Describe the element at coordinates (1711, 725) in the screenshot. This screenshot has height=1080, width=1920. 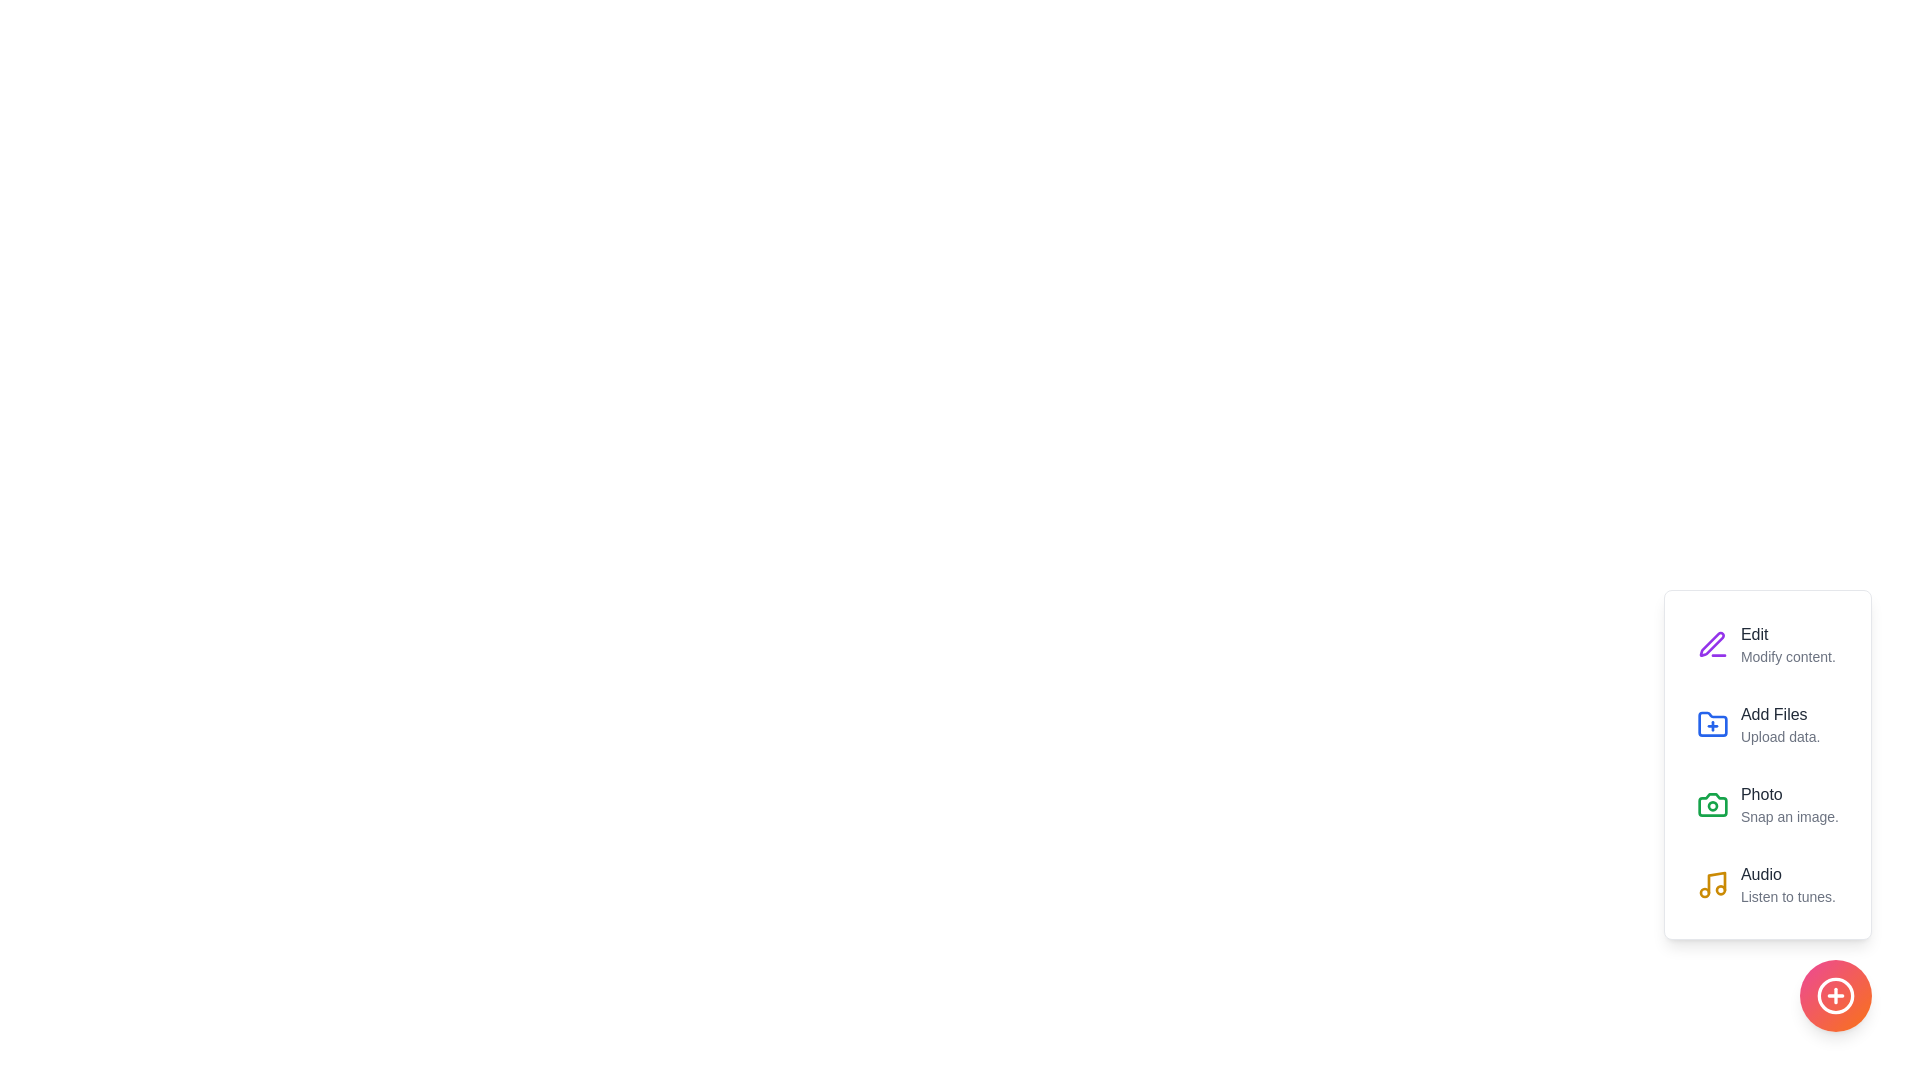
I see `the action Add Files from the menu` at that location.